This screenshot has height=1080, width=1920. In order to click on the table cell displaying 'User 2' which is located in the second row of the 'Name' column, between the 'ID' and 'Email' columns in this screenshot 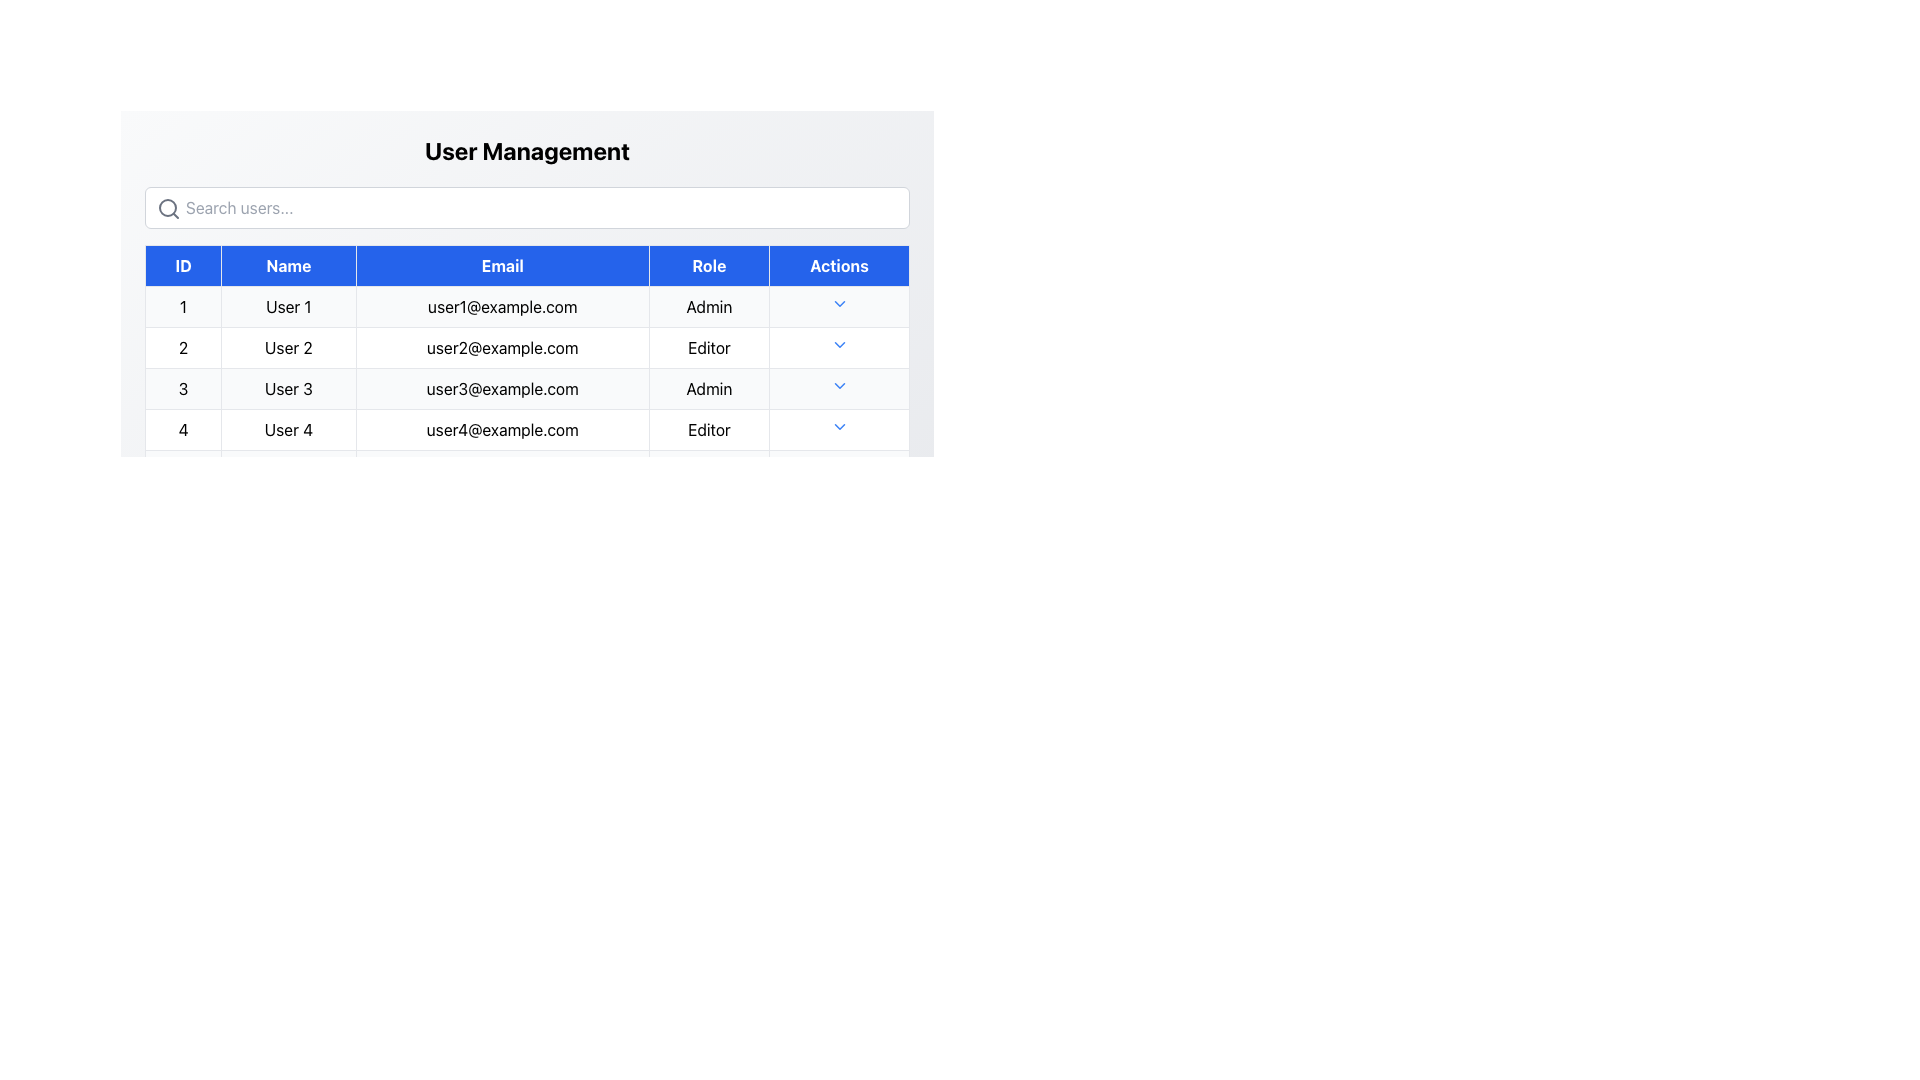, I will do `click(287, 346)`.